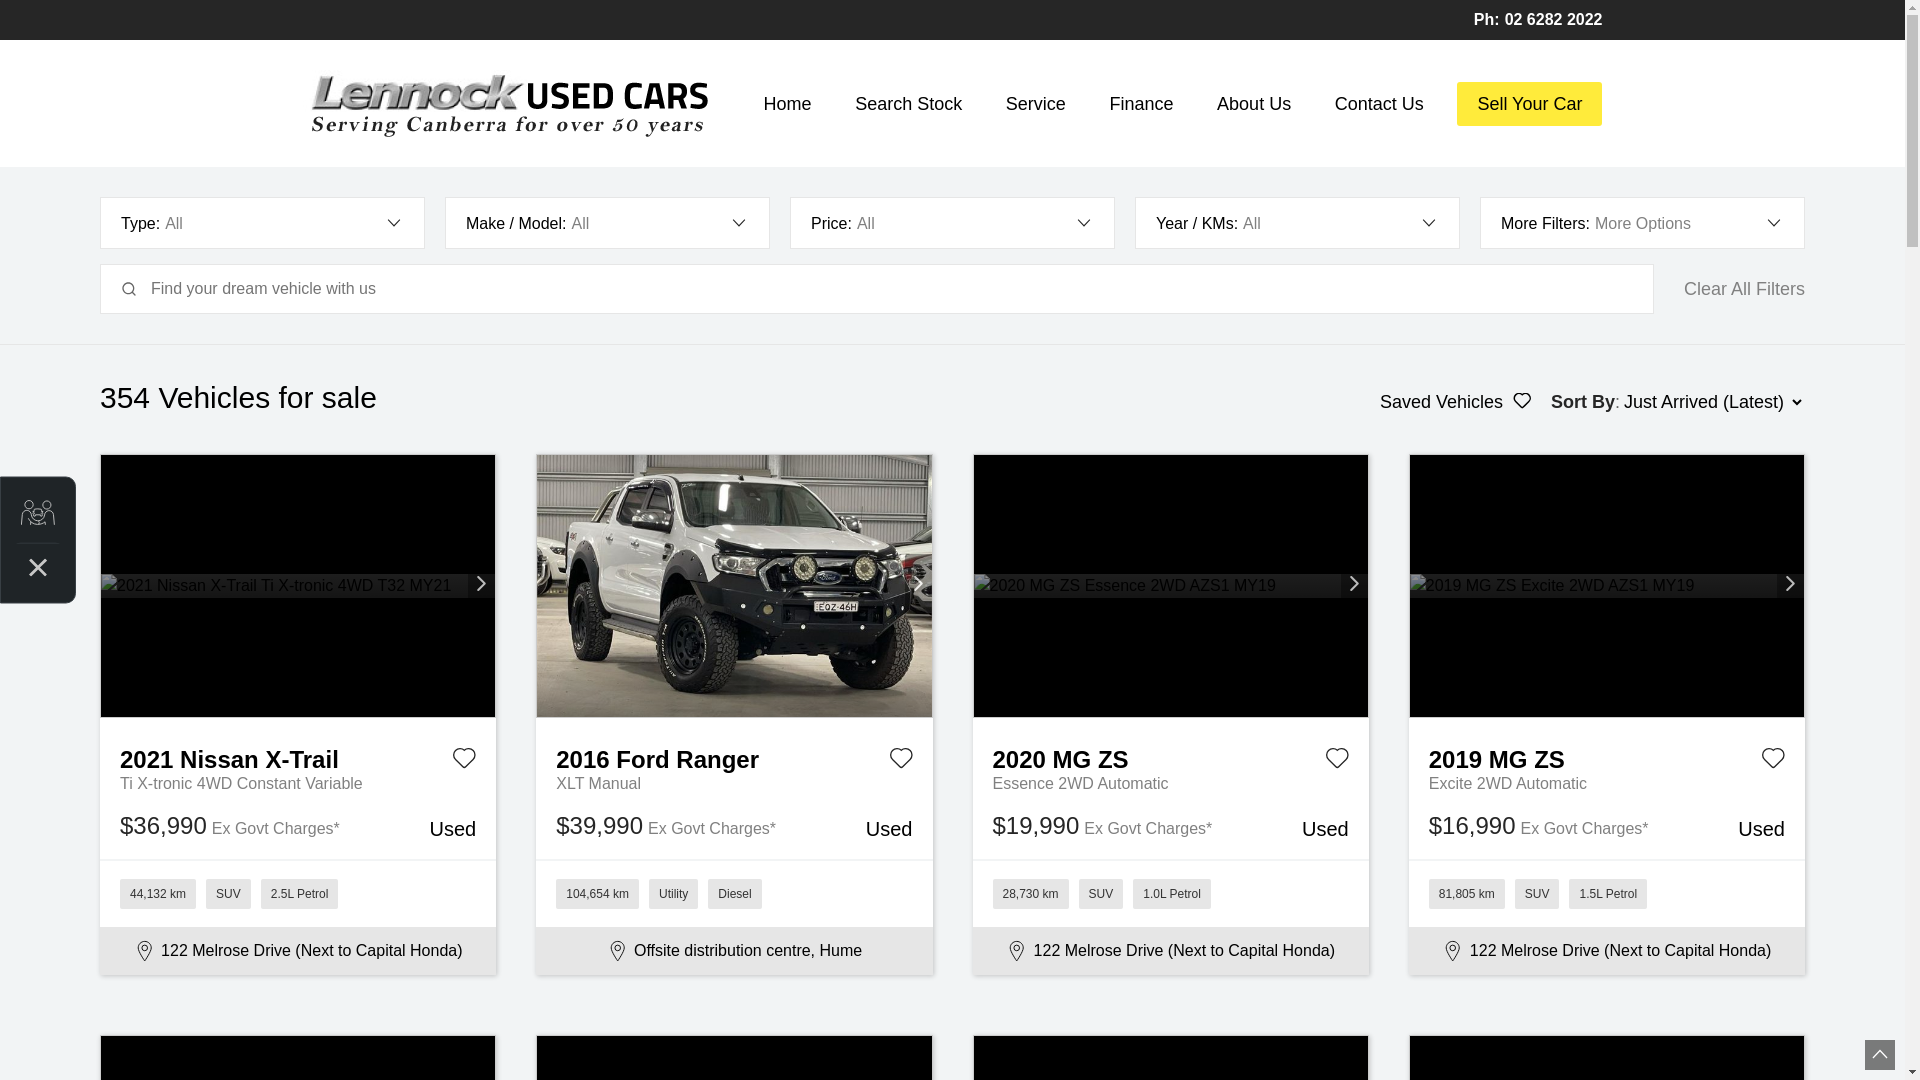 The image size is (1920, 1080). What do you see at coordinates (907, 104) in the screenshot?
I see `'Search Stock'` at bounding box center [907, 104].